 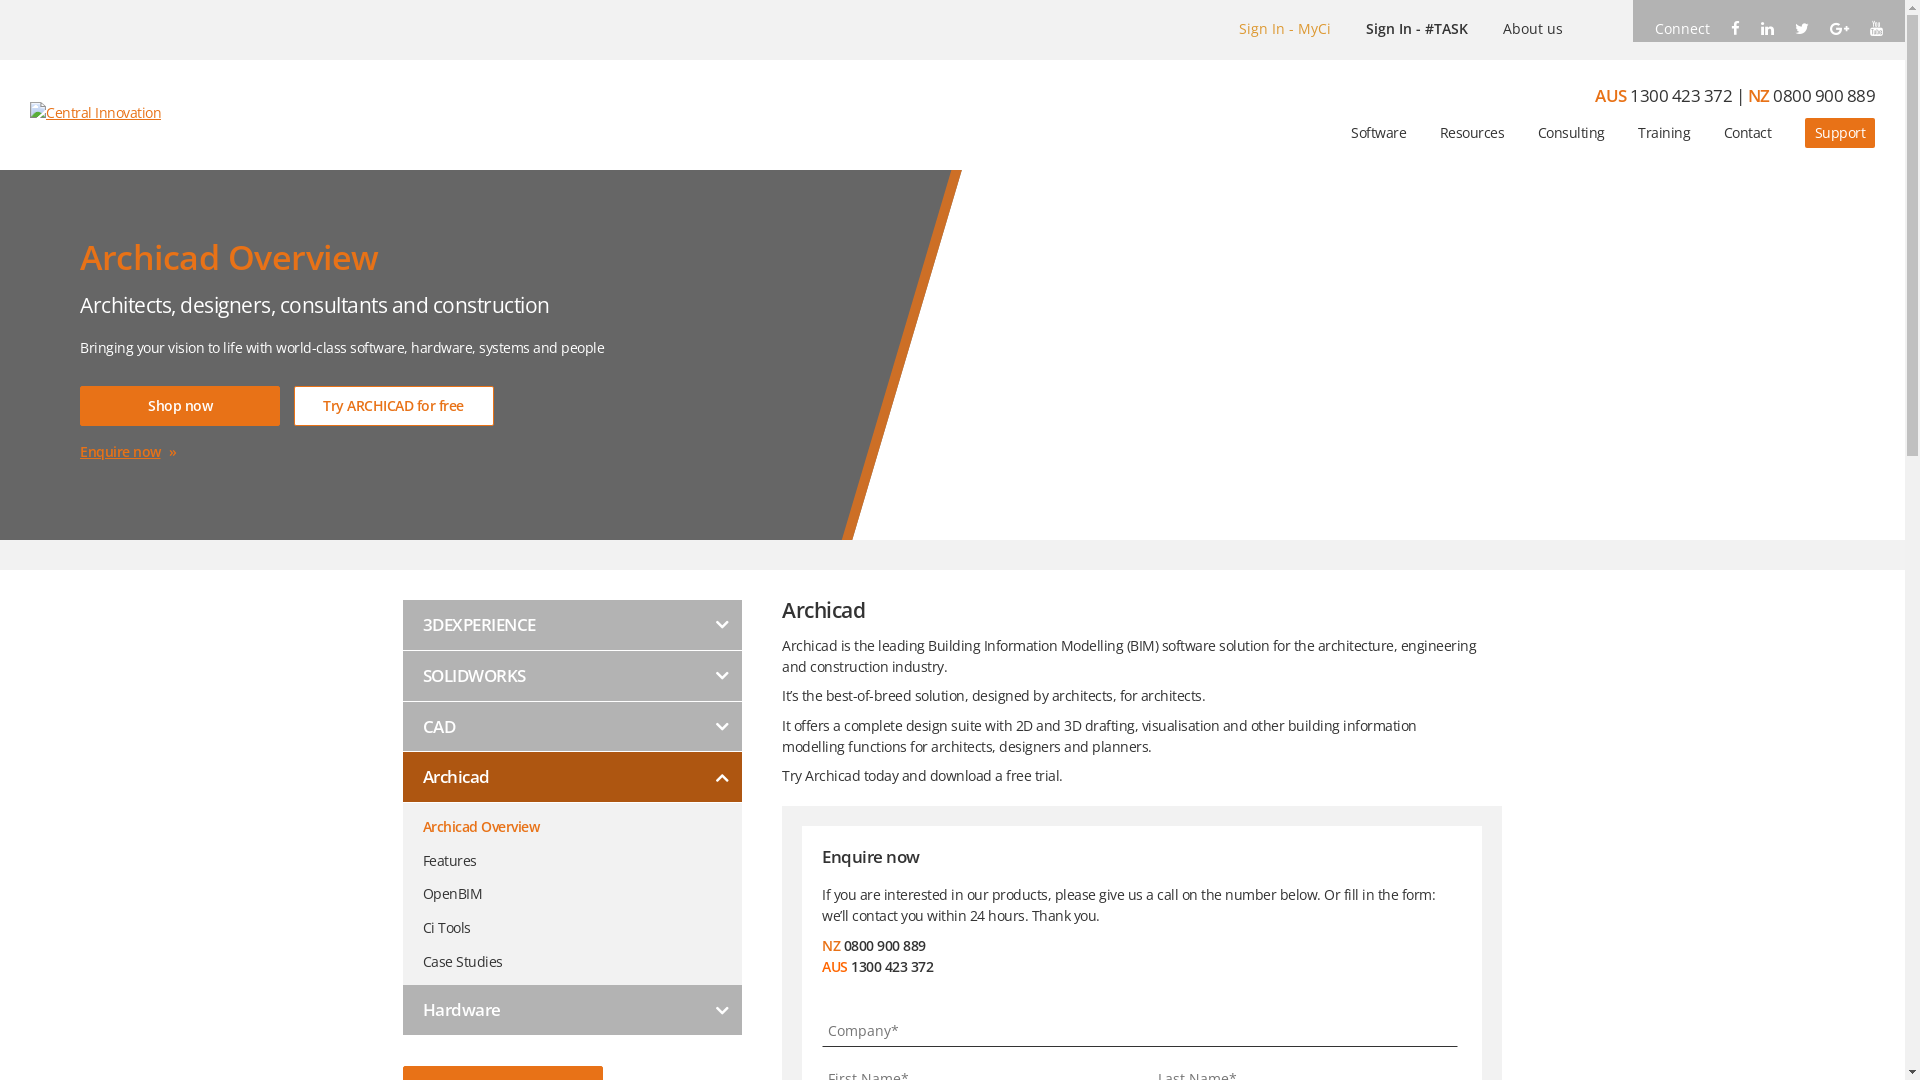 I want to click on 'Contact', so click(x=1746, y=132).